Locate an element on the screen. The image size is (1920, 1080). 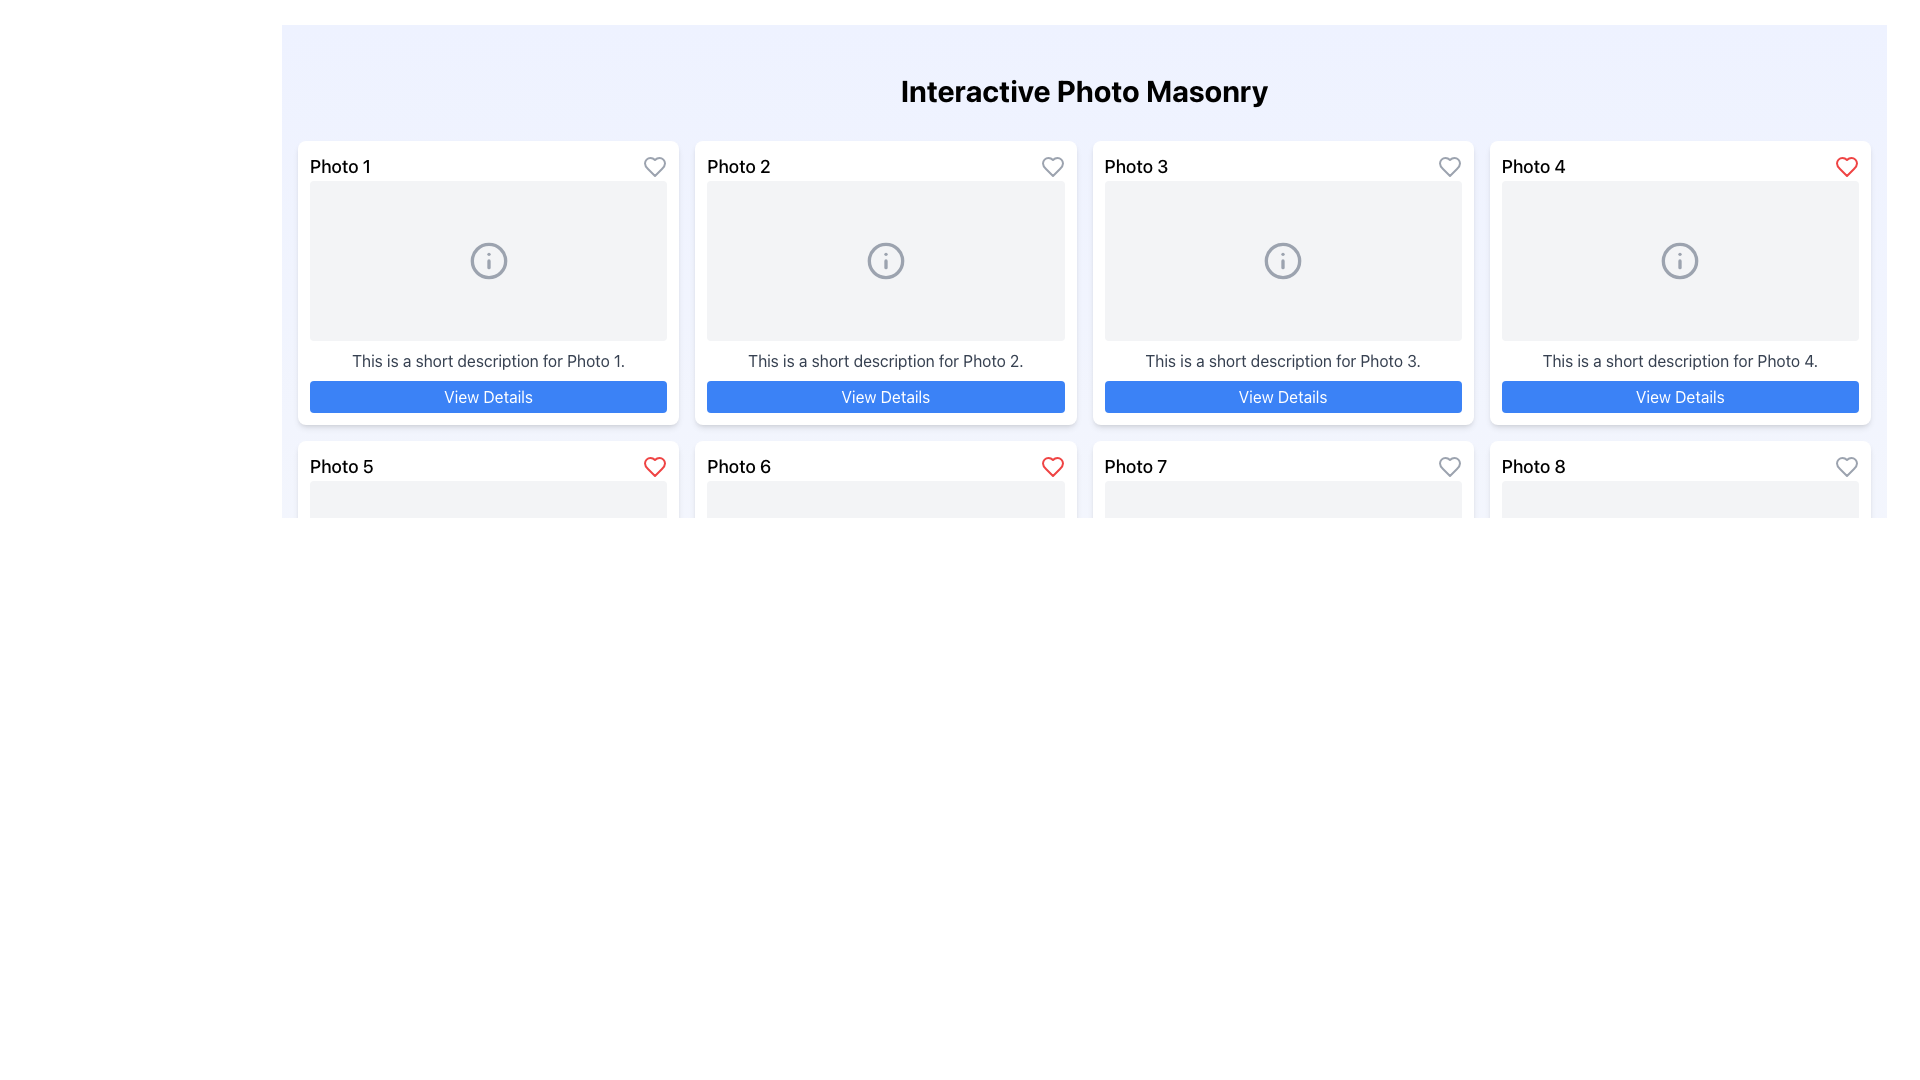
the button located at the bottom of the 'Photo 2' card is located at coordinates (884, 397).